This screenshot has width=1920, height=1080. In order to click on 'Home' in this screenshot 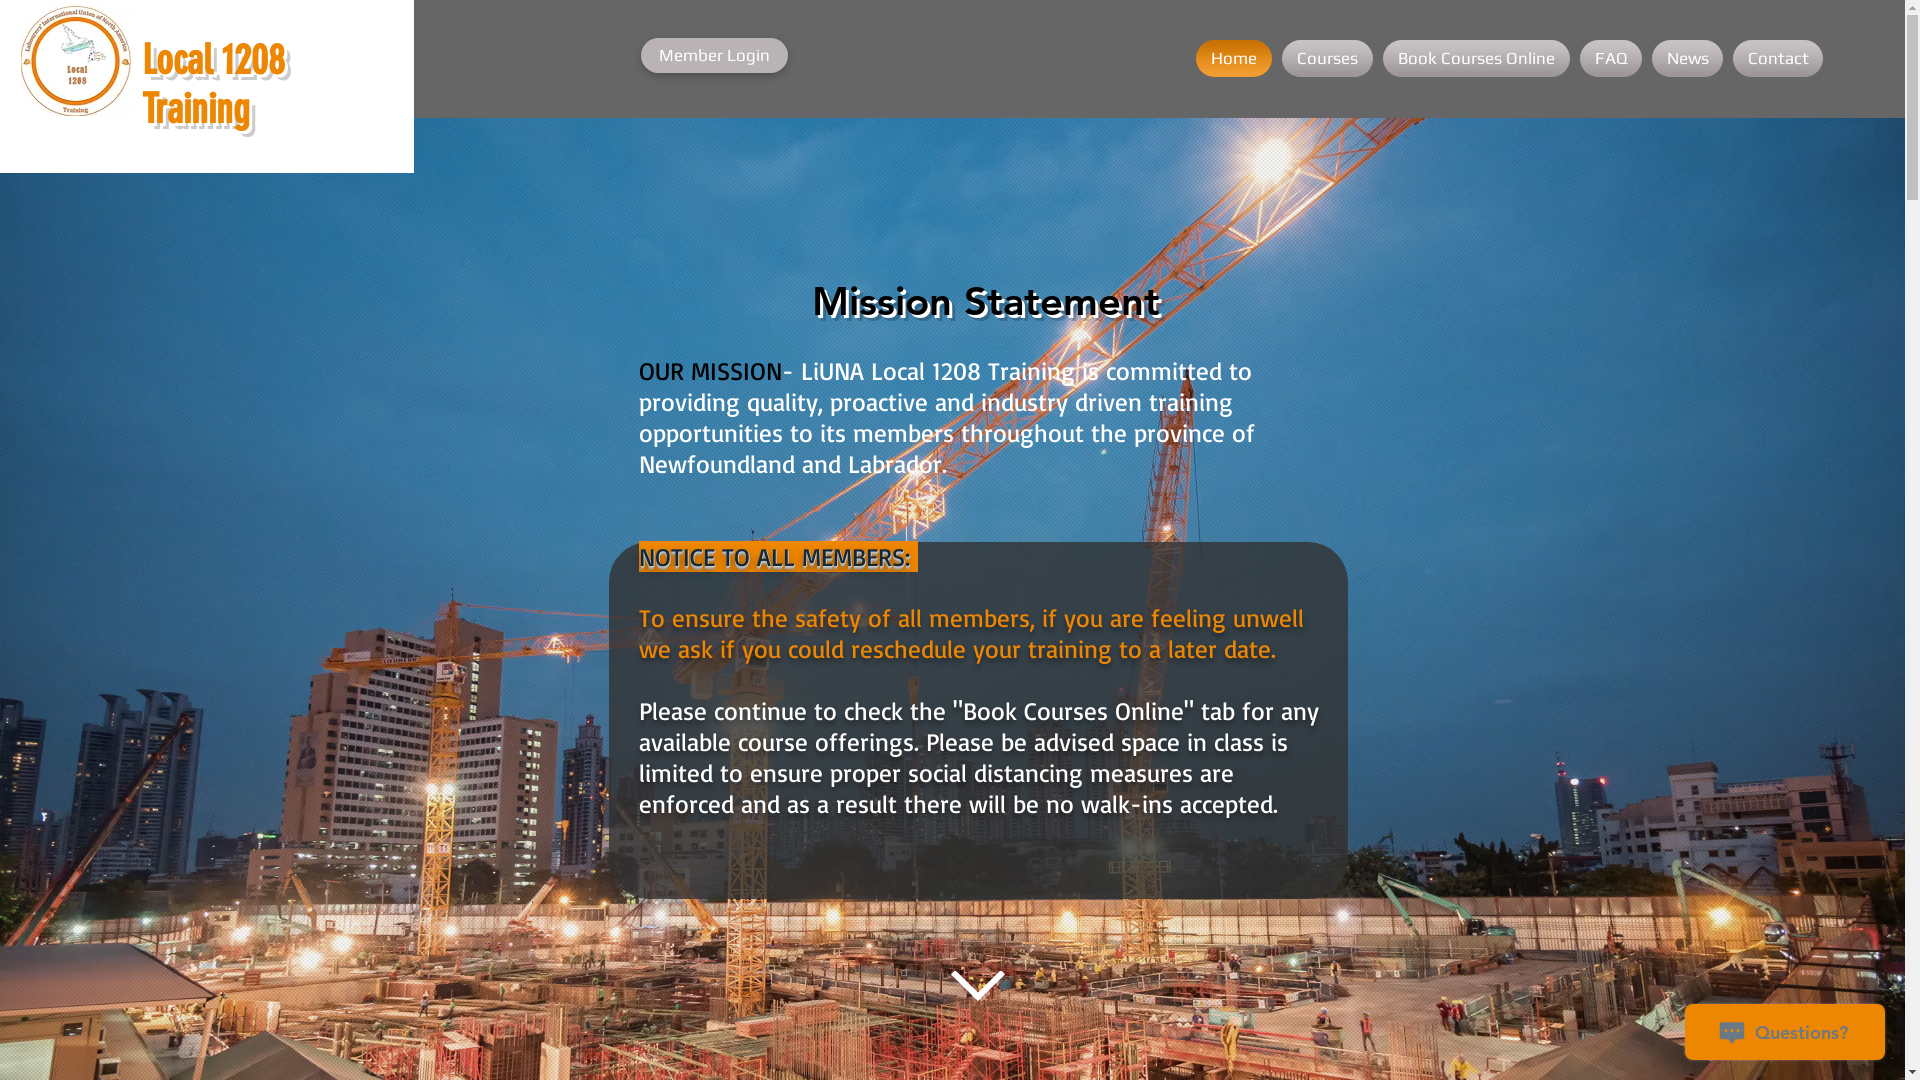, I will do `click(1235, 57)`.